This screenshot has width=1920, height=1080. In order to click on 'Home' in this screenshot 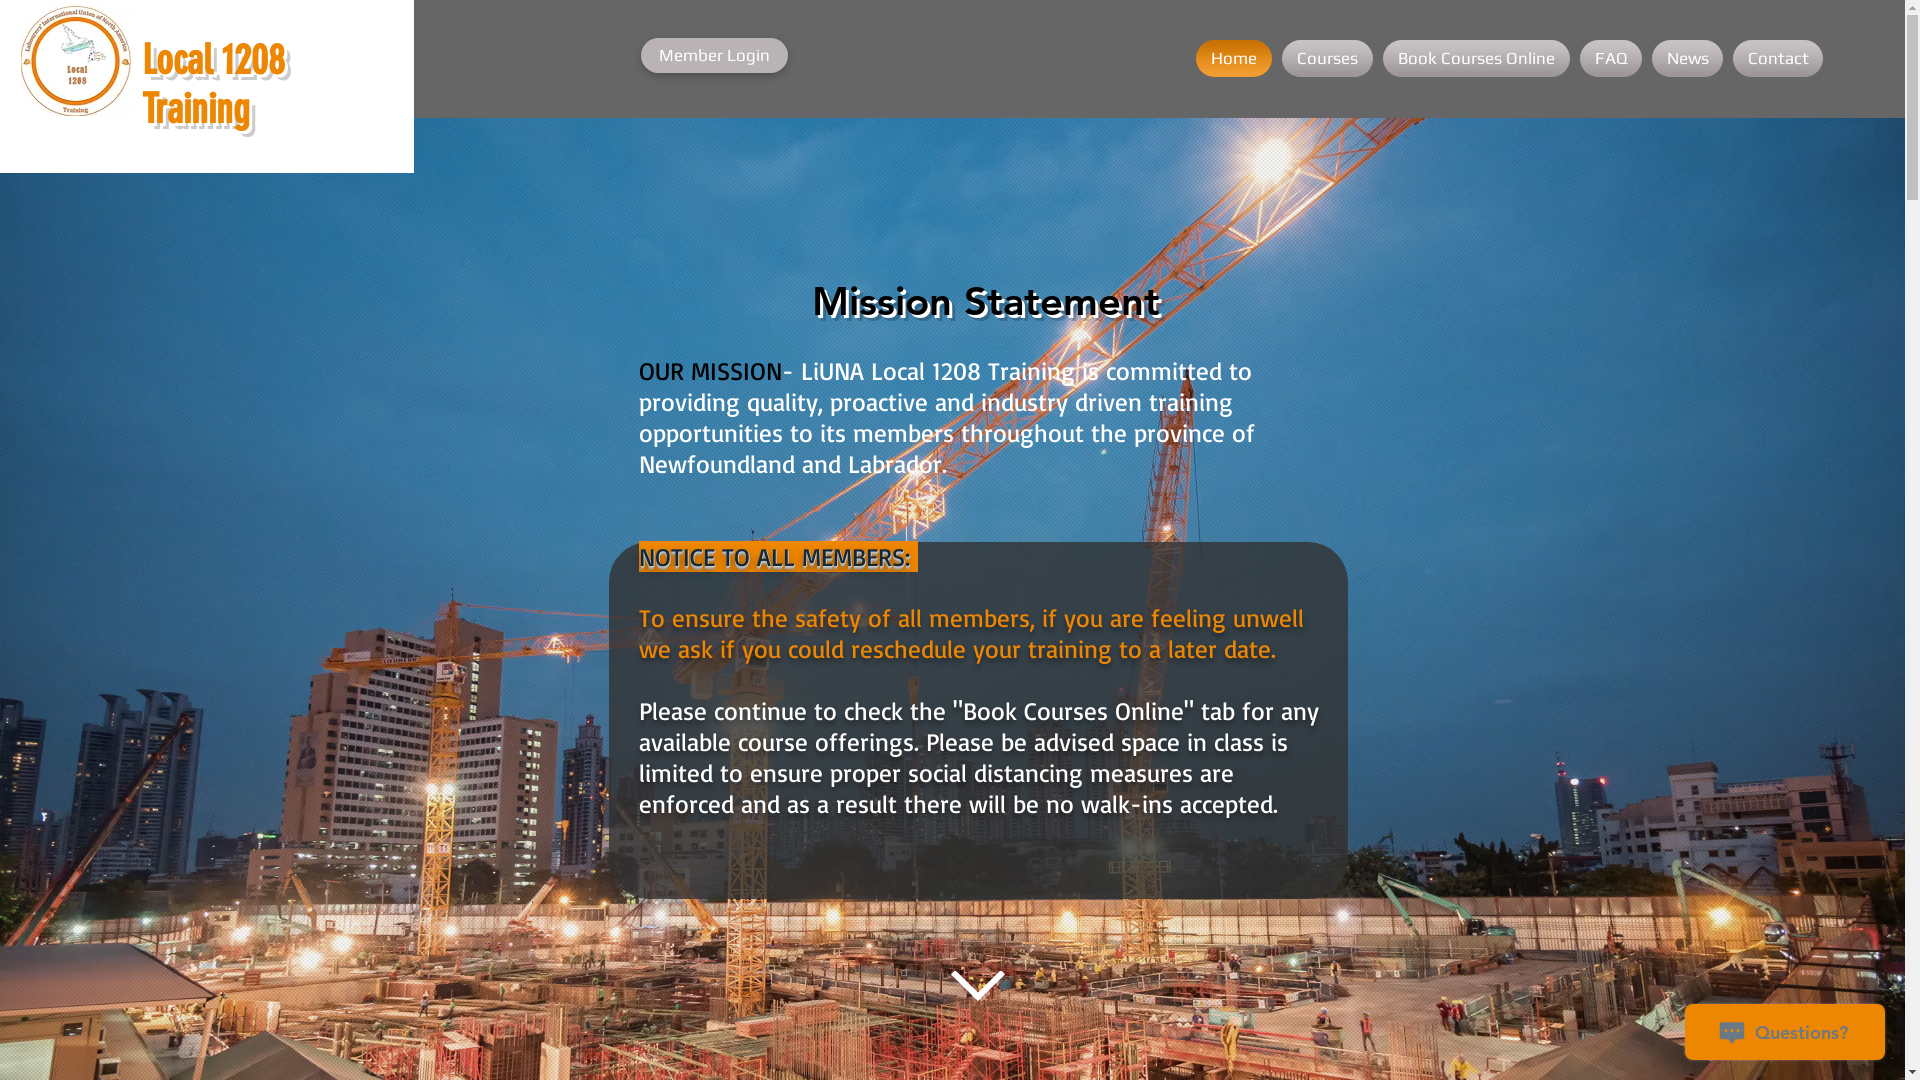, I will do `click(1235, 57)`.